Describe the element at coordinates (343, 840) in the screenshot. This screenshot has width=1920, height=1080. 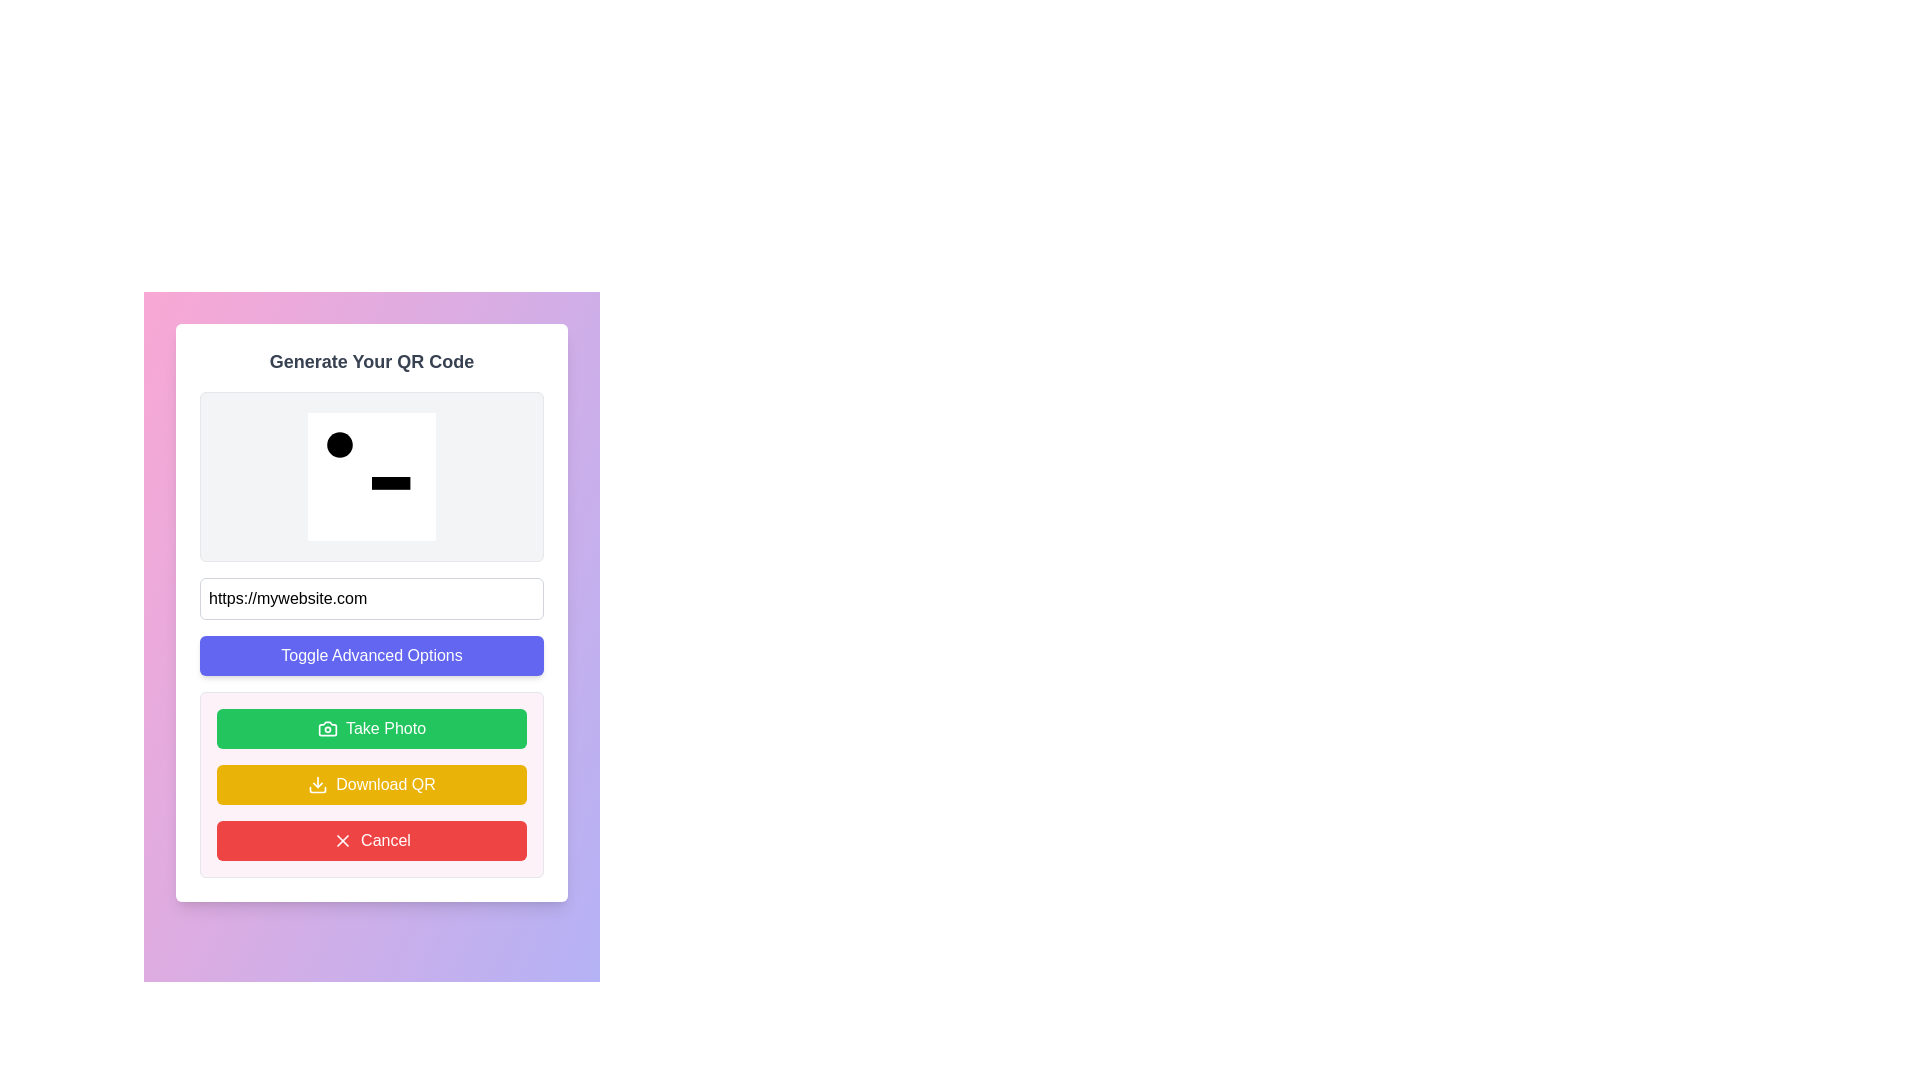
I see `the 'X' shaped icon in the top-right corner of the modal interface for additional visual feedback` at that location.